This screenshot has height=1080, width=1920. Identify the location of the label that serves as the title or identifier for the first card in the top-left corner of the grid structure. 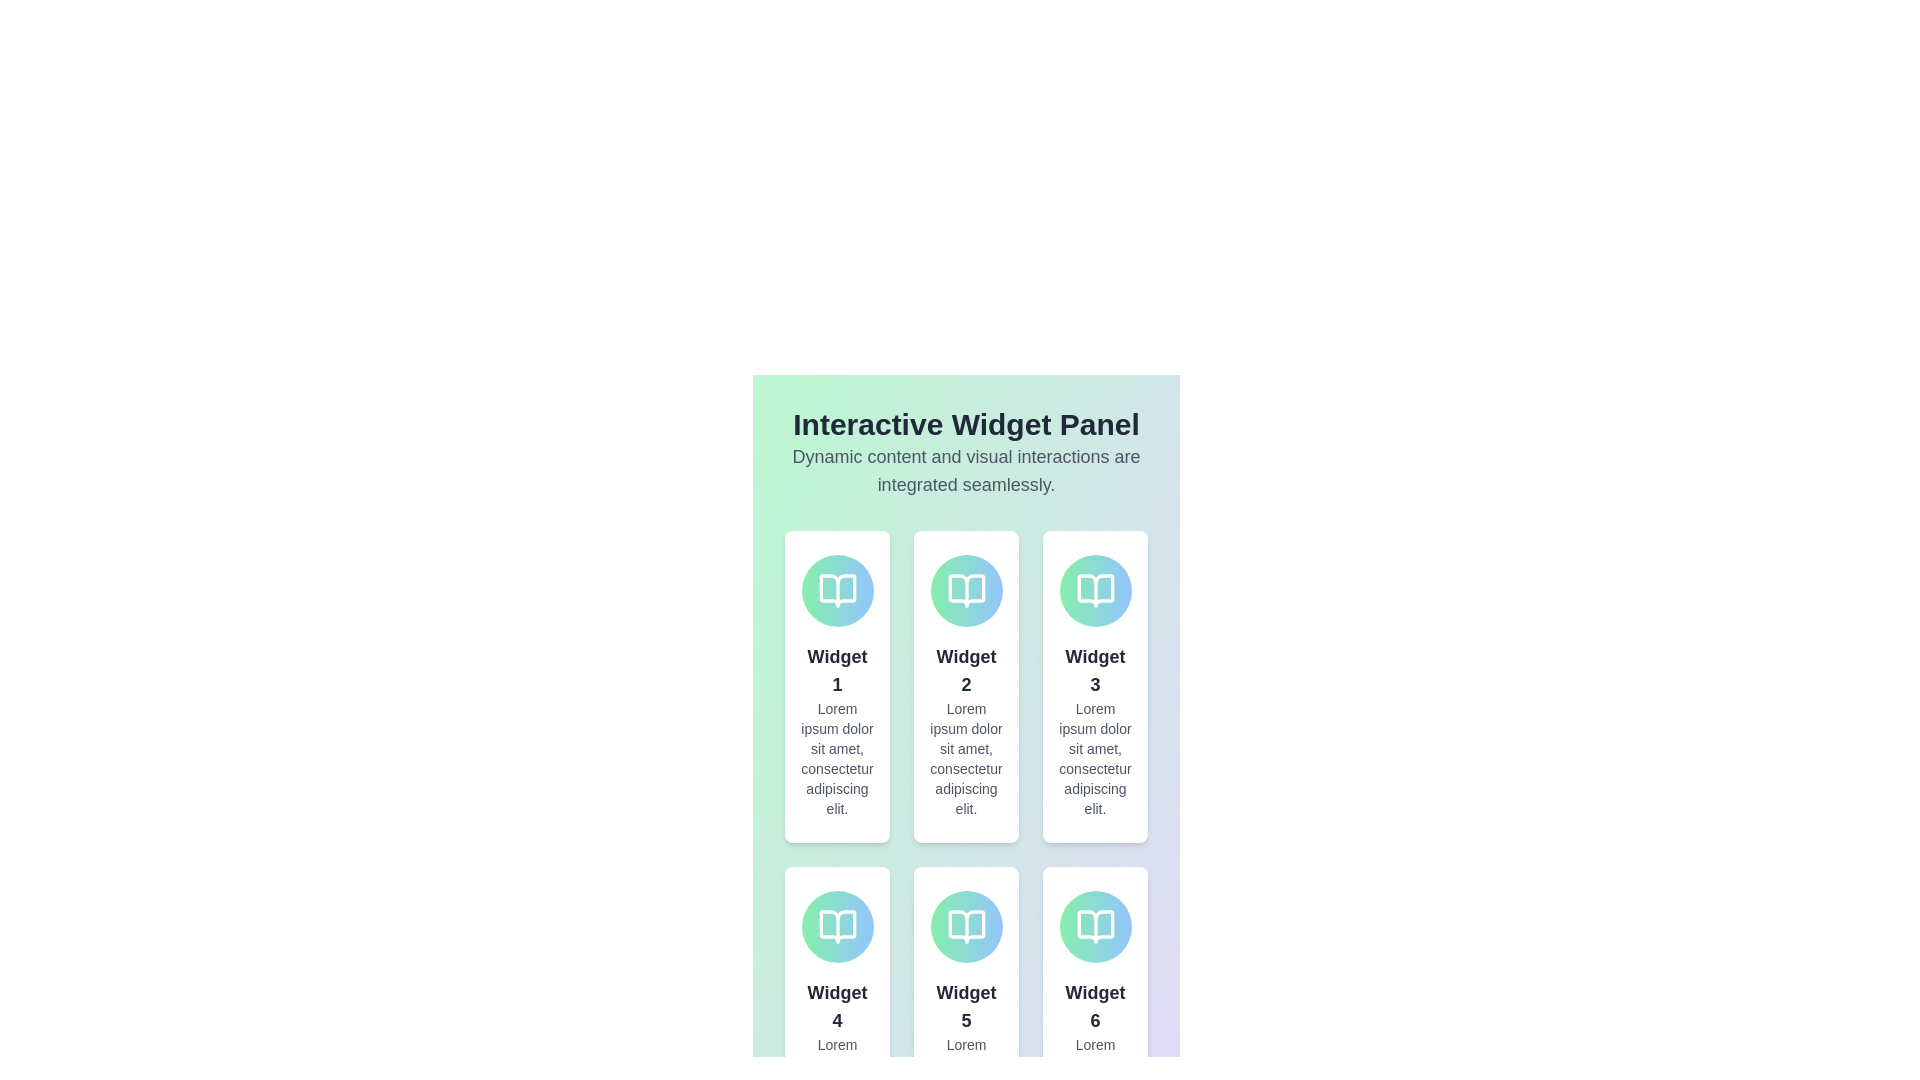
(837, 671).